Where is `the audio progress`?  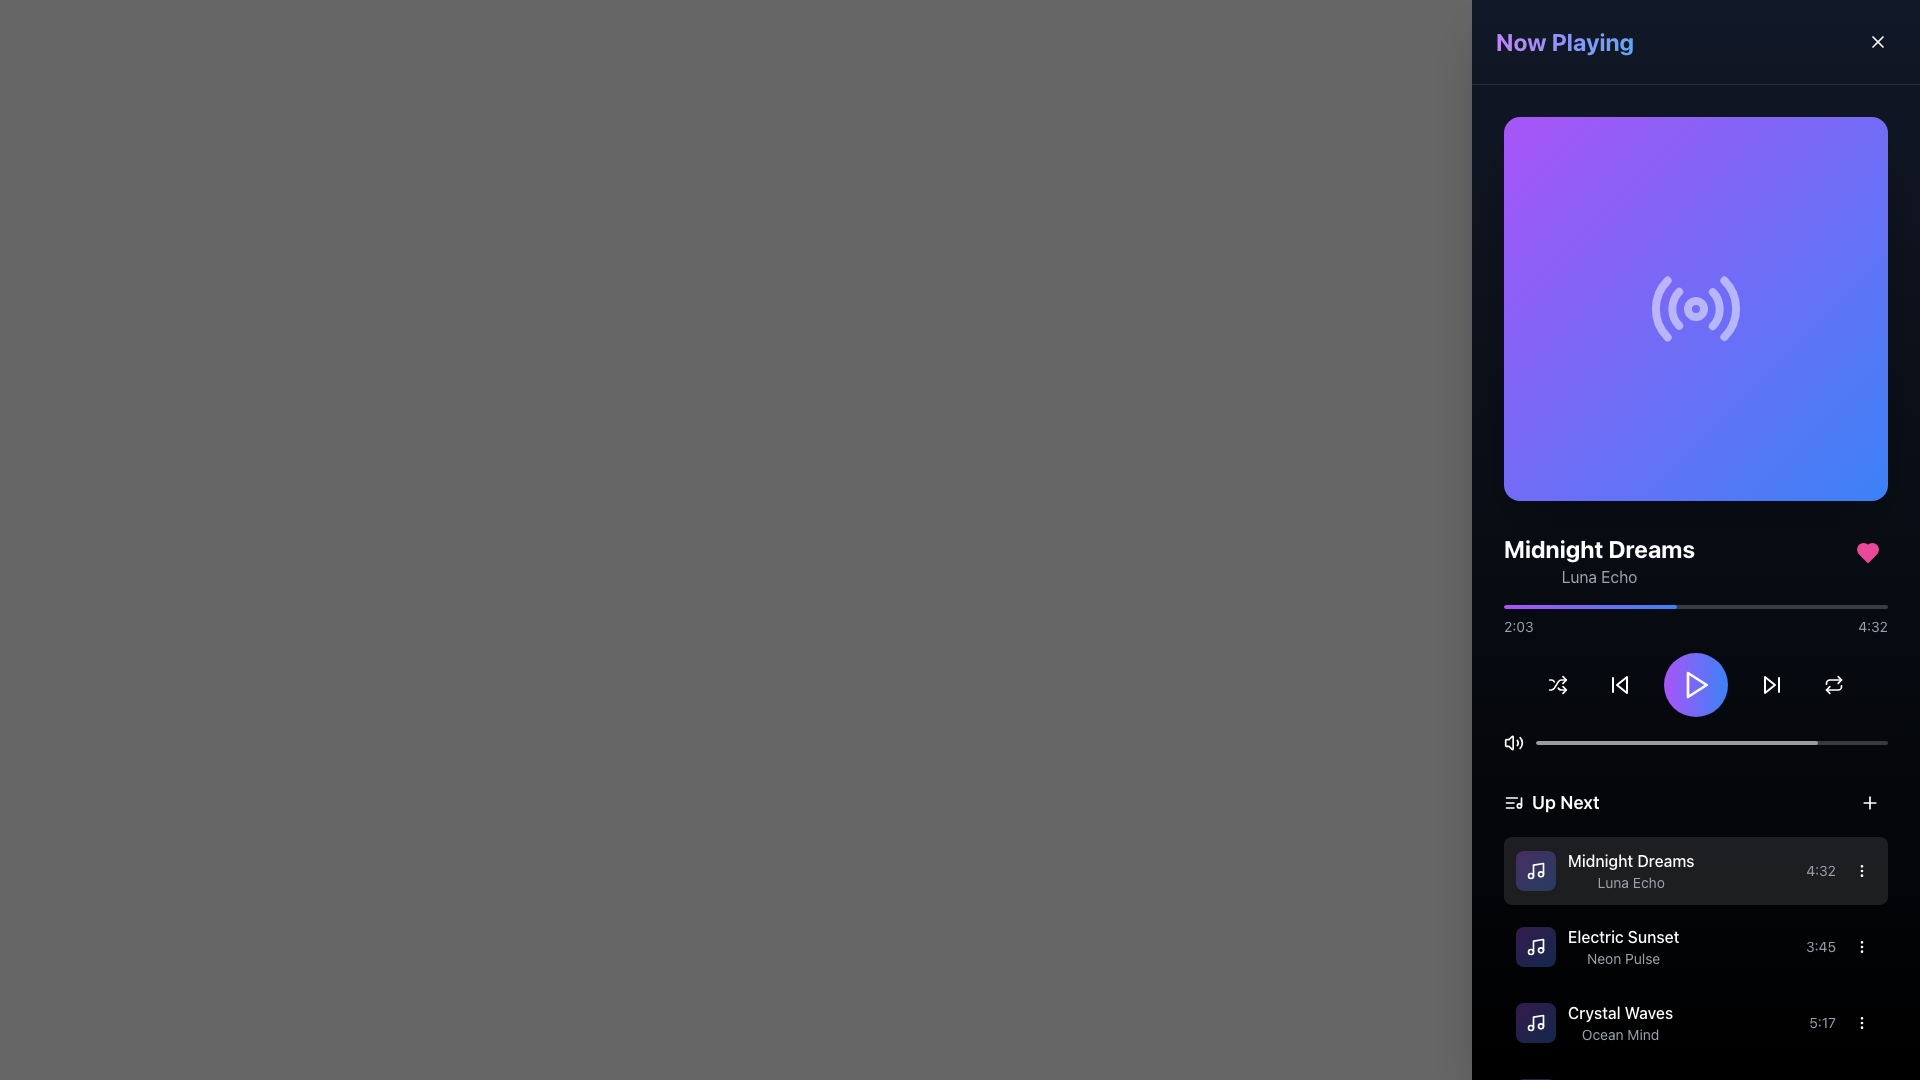 the audio progress is located at coordinates (1698, 605).